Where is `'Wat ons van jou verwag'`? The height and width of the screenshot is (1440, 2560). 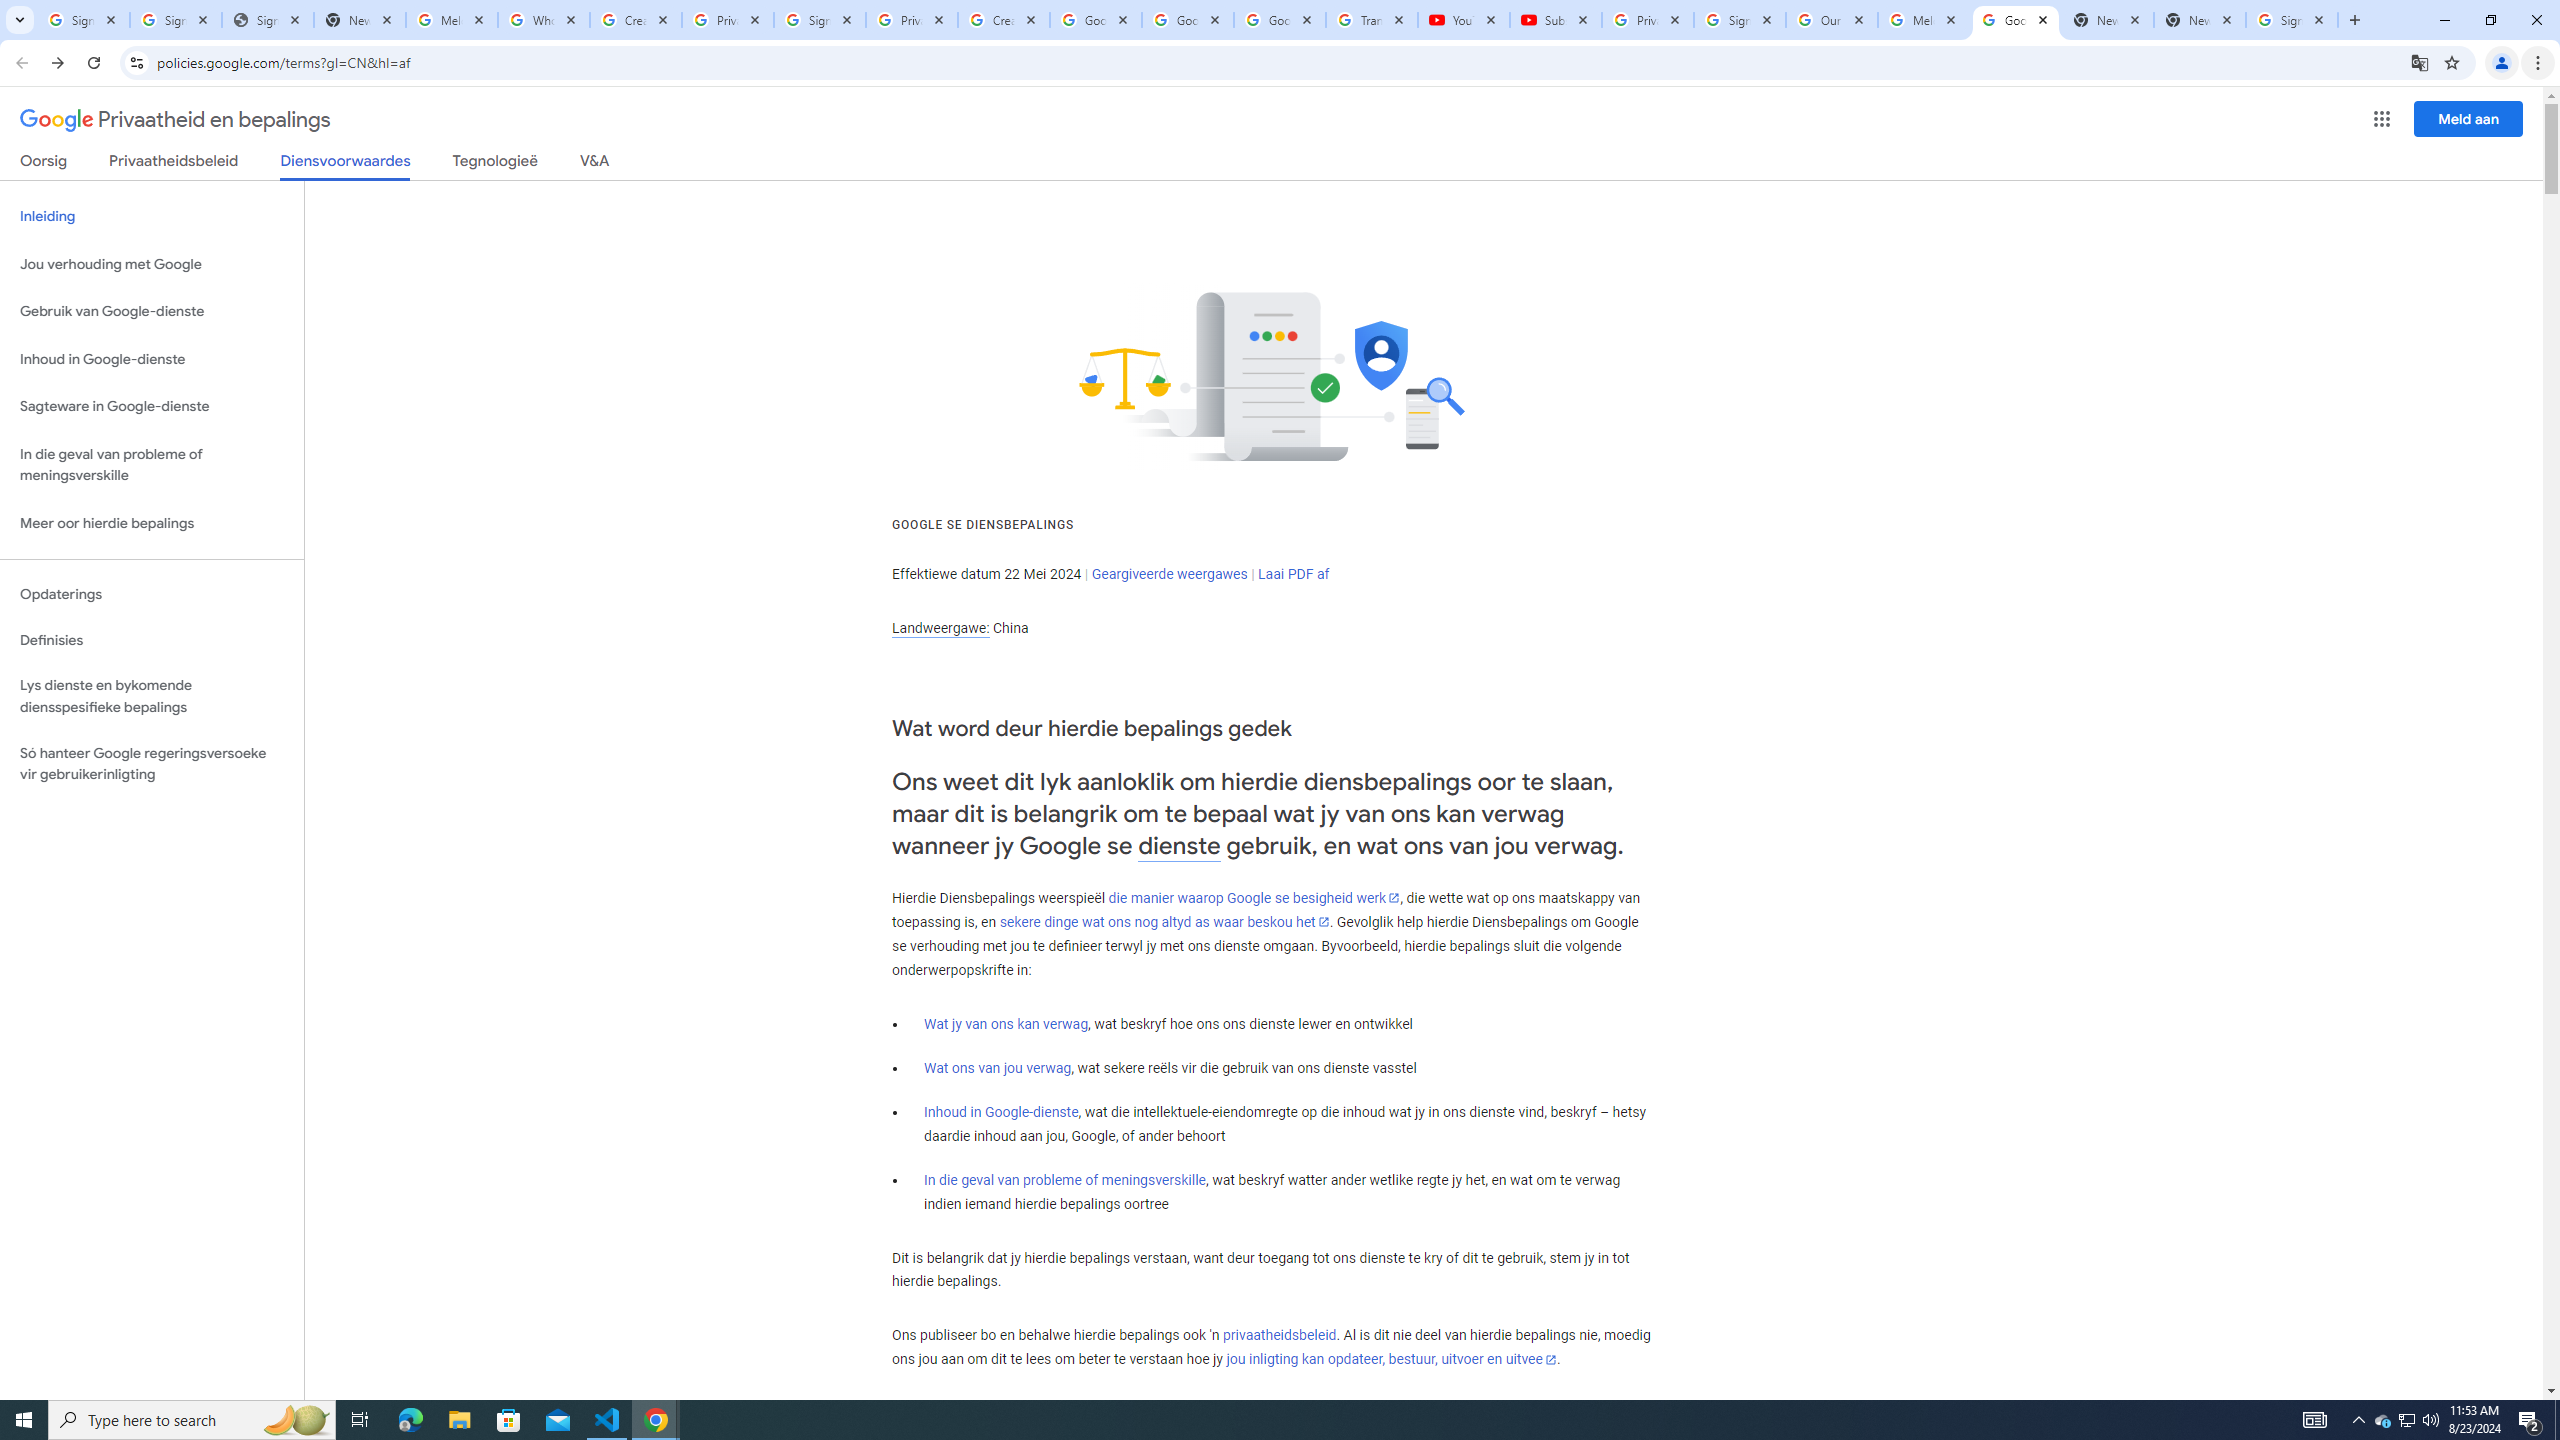 'Wat ons van jou verwag' is located at coordinates (998, 1066).